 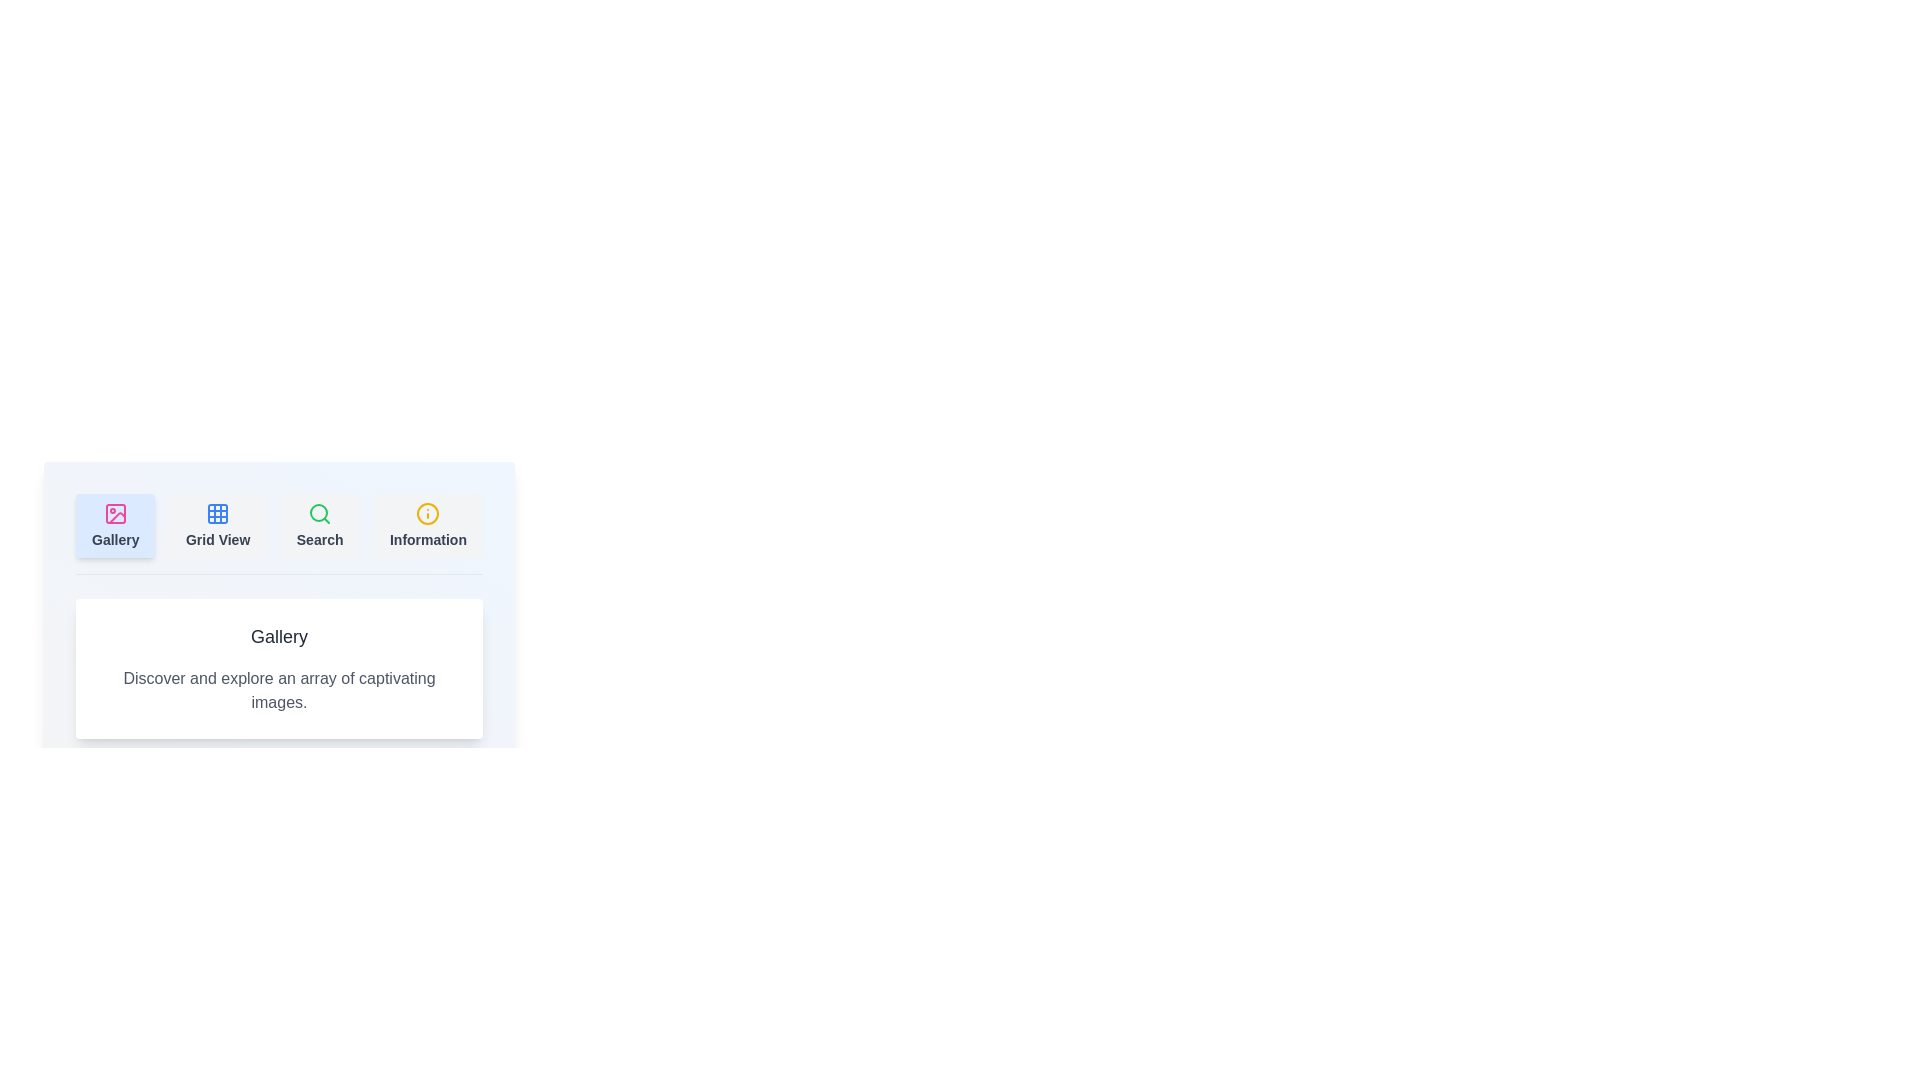 I want to click on the tab labeled Grid View by clicking on its button, so click(x=218, y=524).